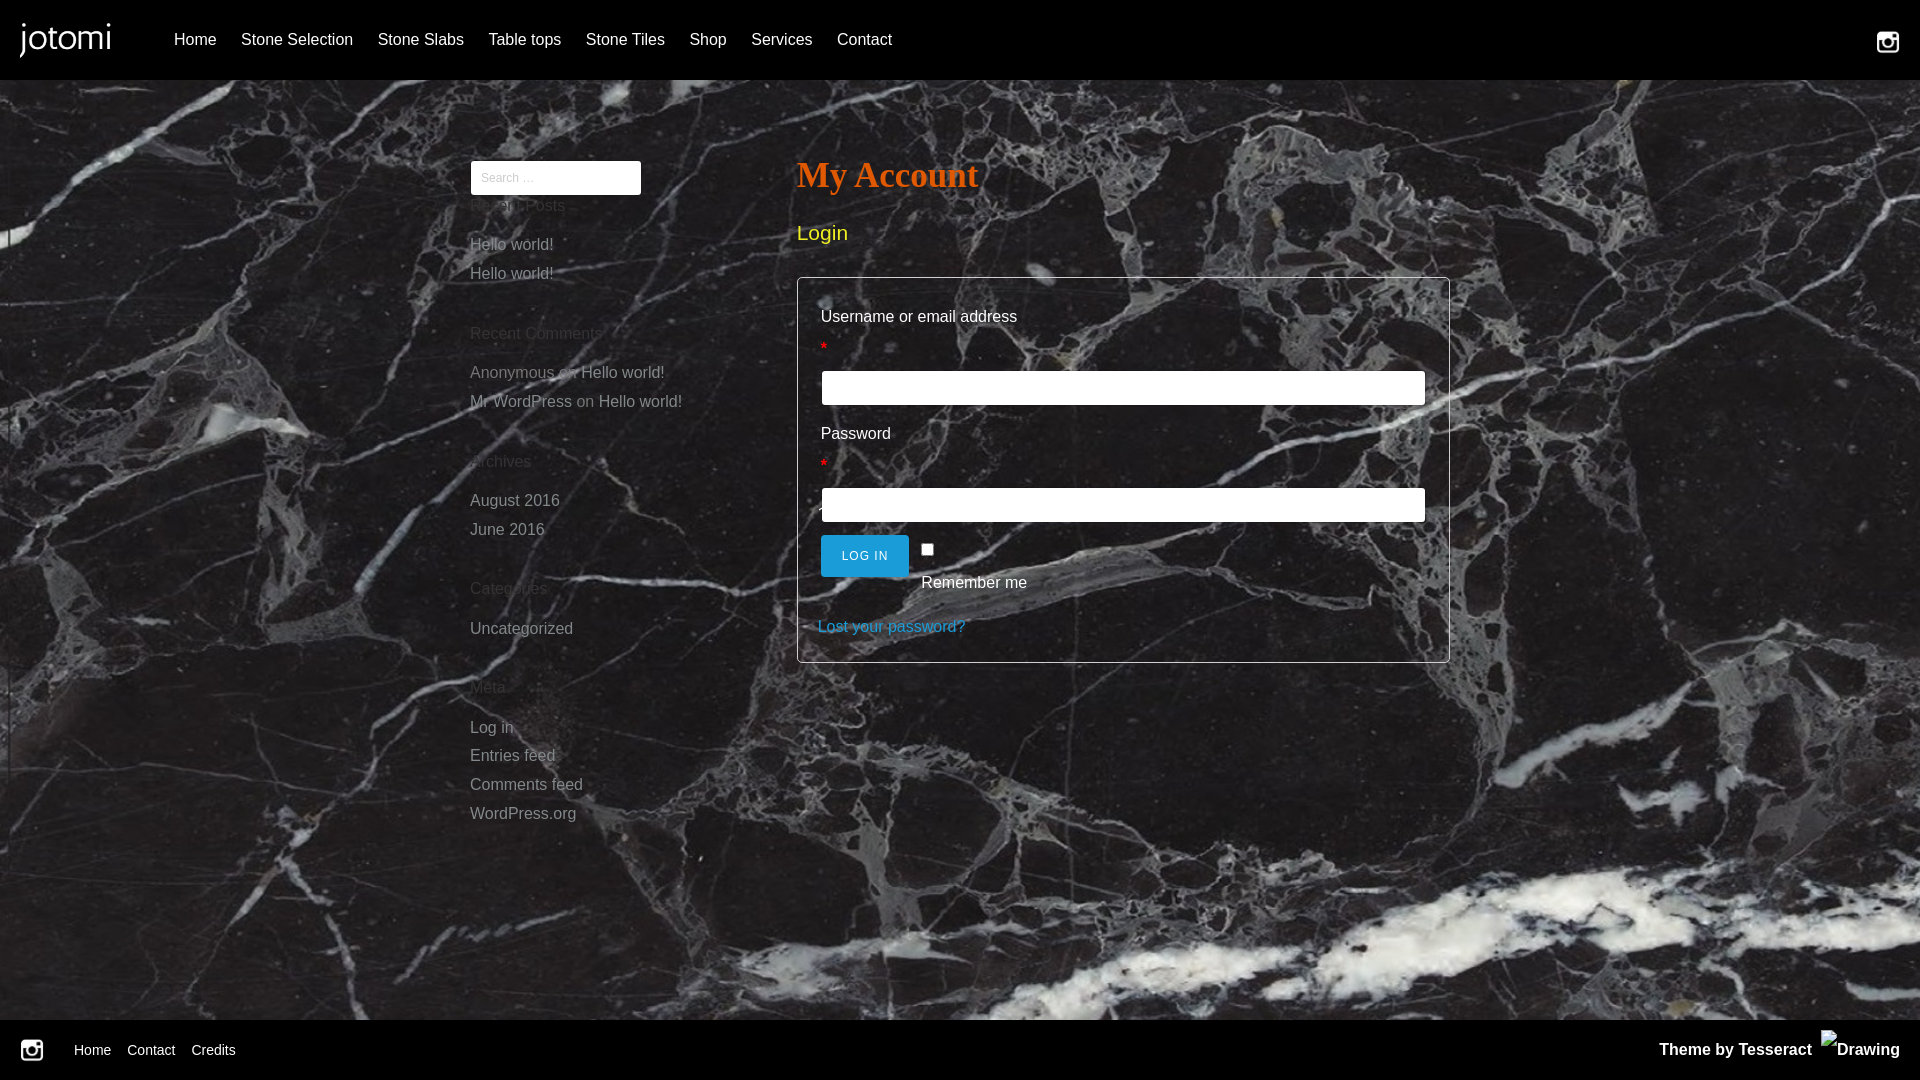 The height and width of the screenshot is (1080, 1920). Describe the element at coordinates (512, 755) in the screenshot. I see `'Entries feed'` at that location.